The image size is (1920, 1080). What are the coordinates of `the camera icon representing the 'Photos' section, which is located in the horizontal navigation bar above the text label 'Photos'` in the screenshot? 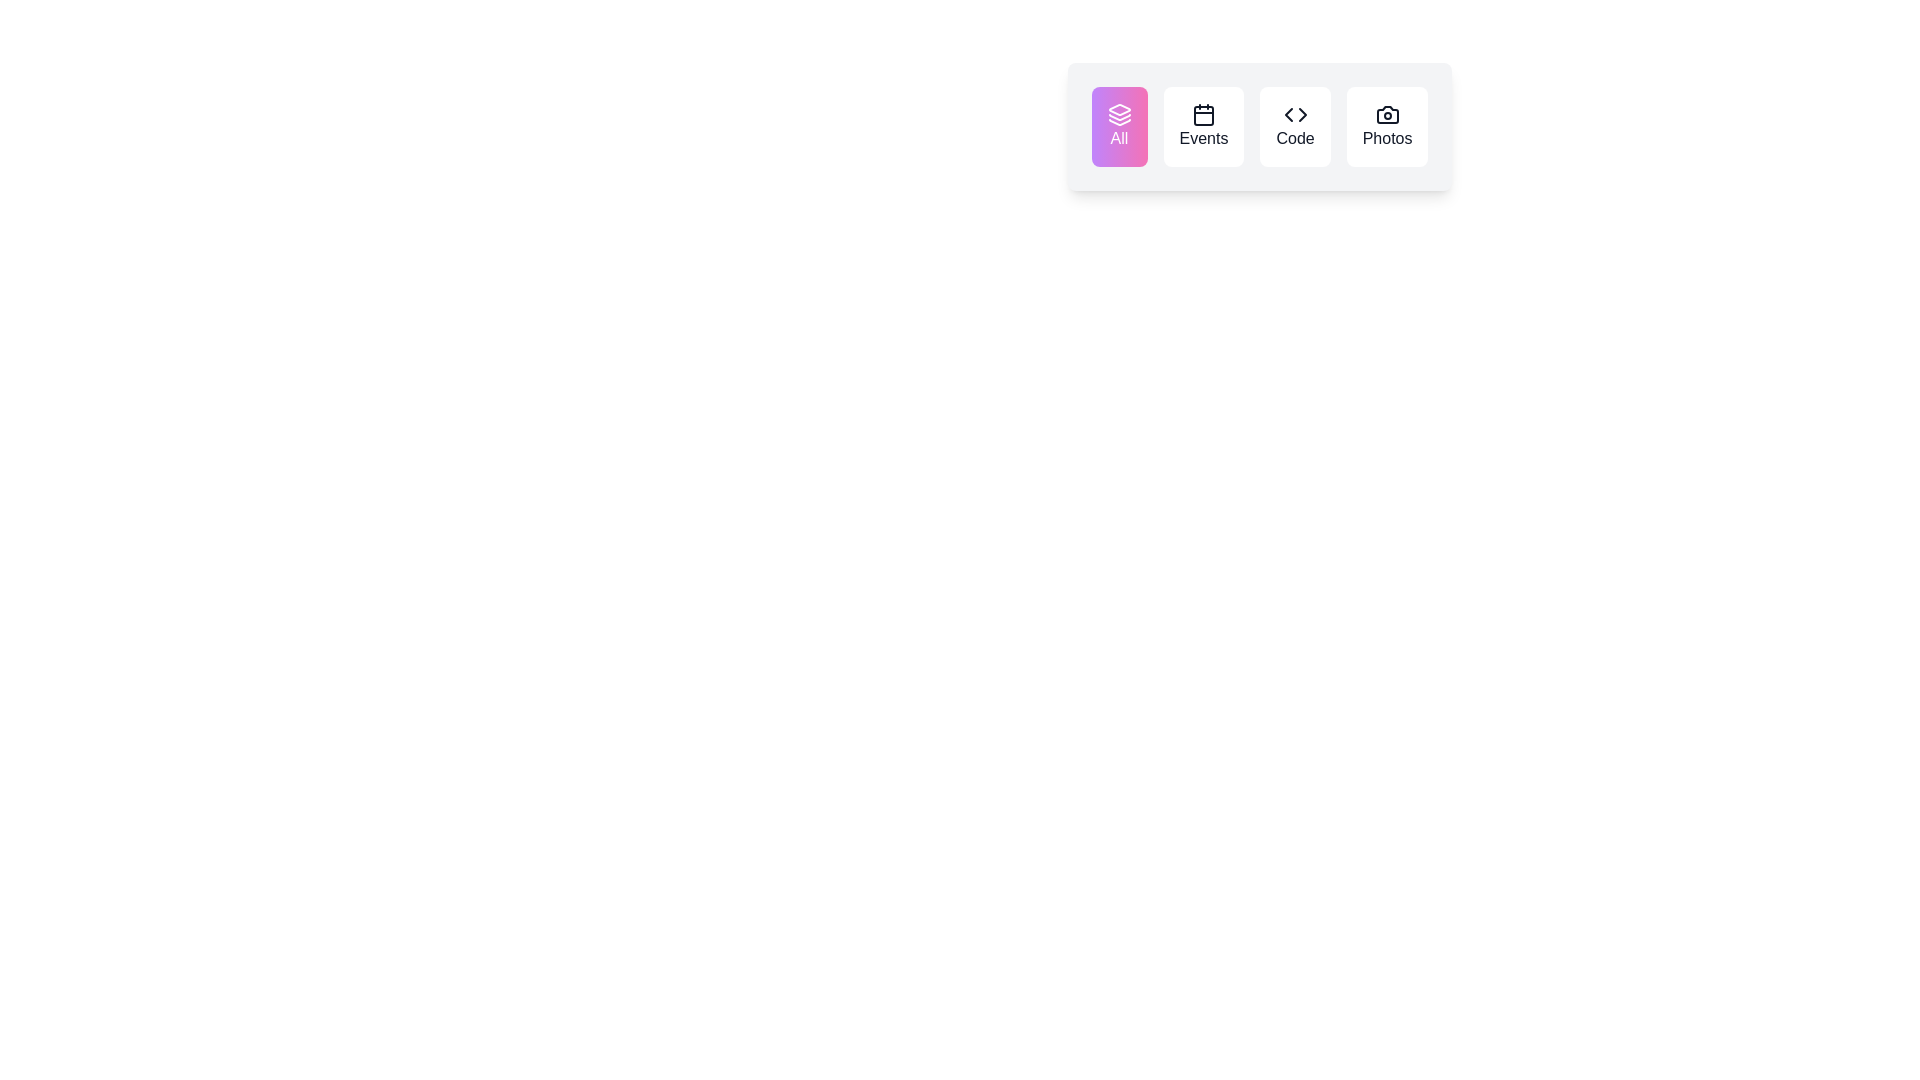 It's located at (1386, 115).